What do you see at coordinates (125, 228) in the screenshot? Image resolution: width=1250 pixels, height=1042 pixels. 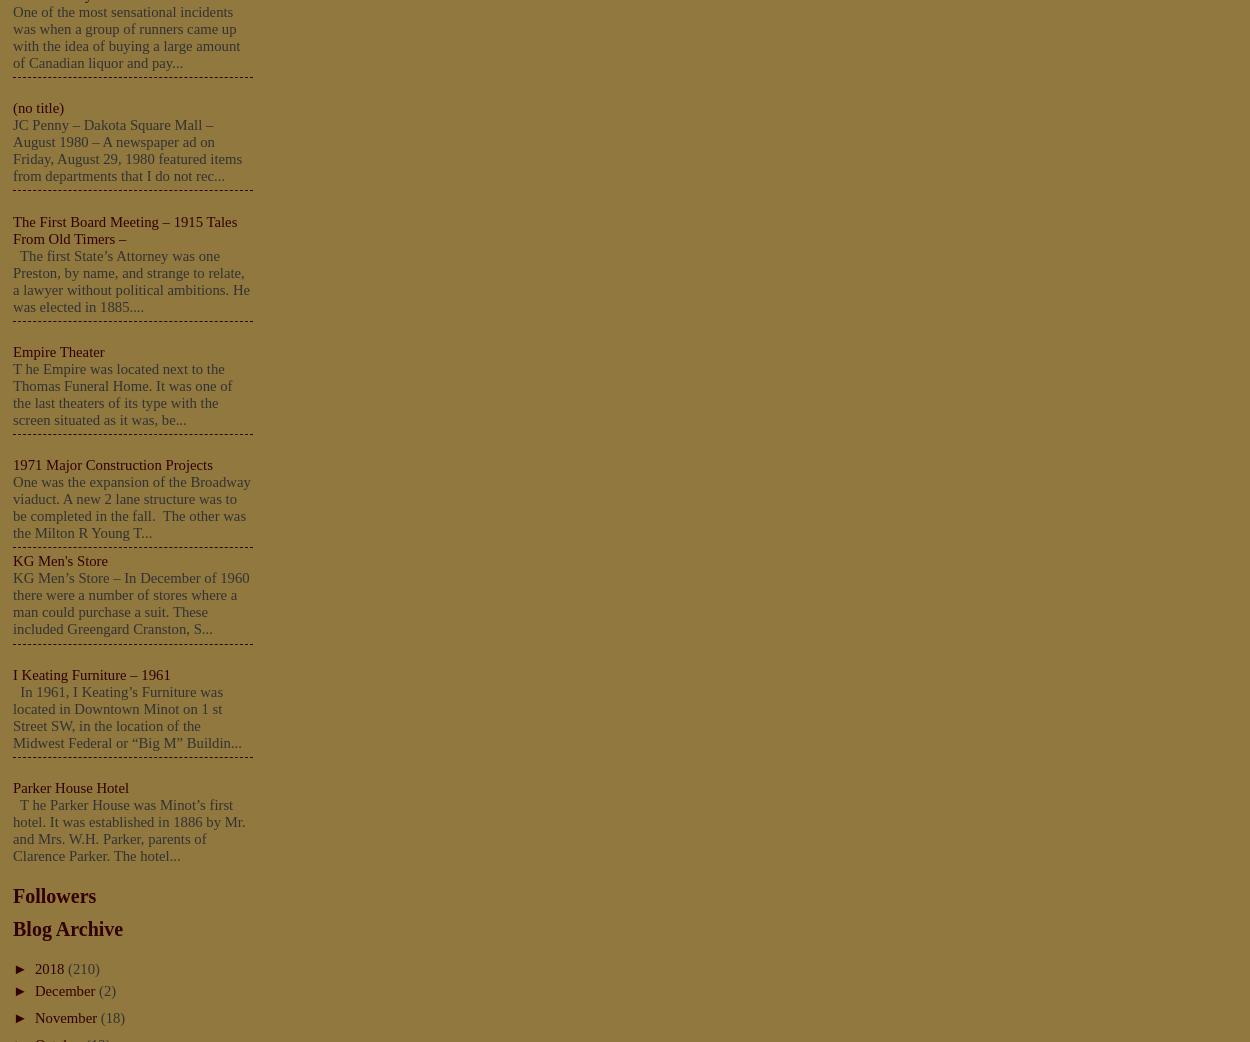 I see `'The First Board Meeting – 1915 Tales From Old Timers  –'` at bounding box center [125, 228].